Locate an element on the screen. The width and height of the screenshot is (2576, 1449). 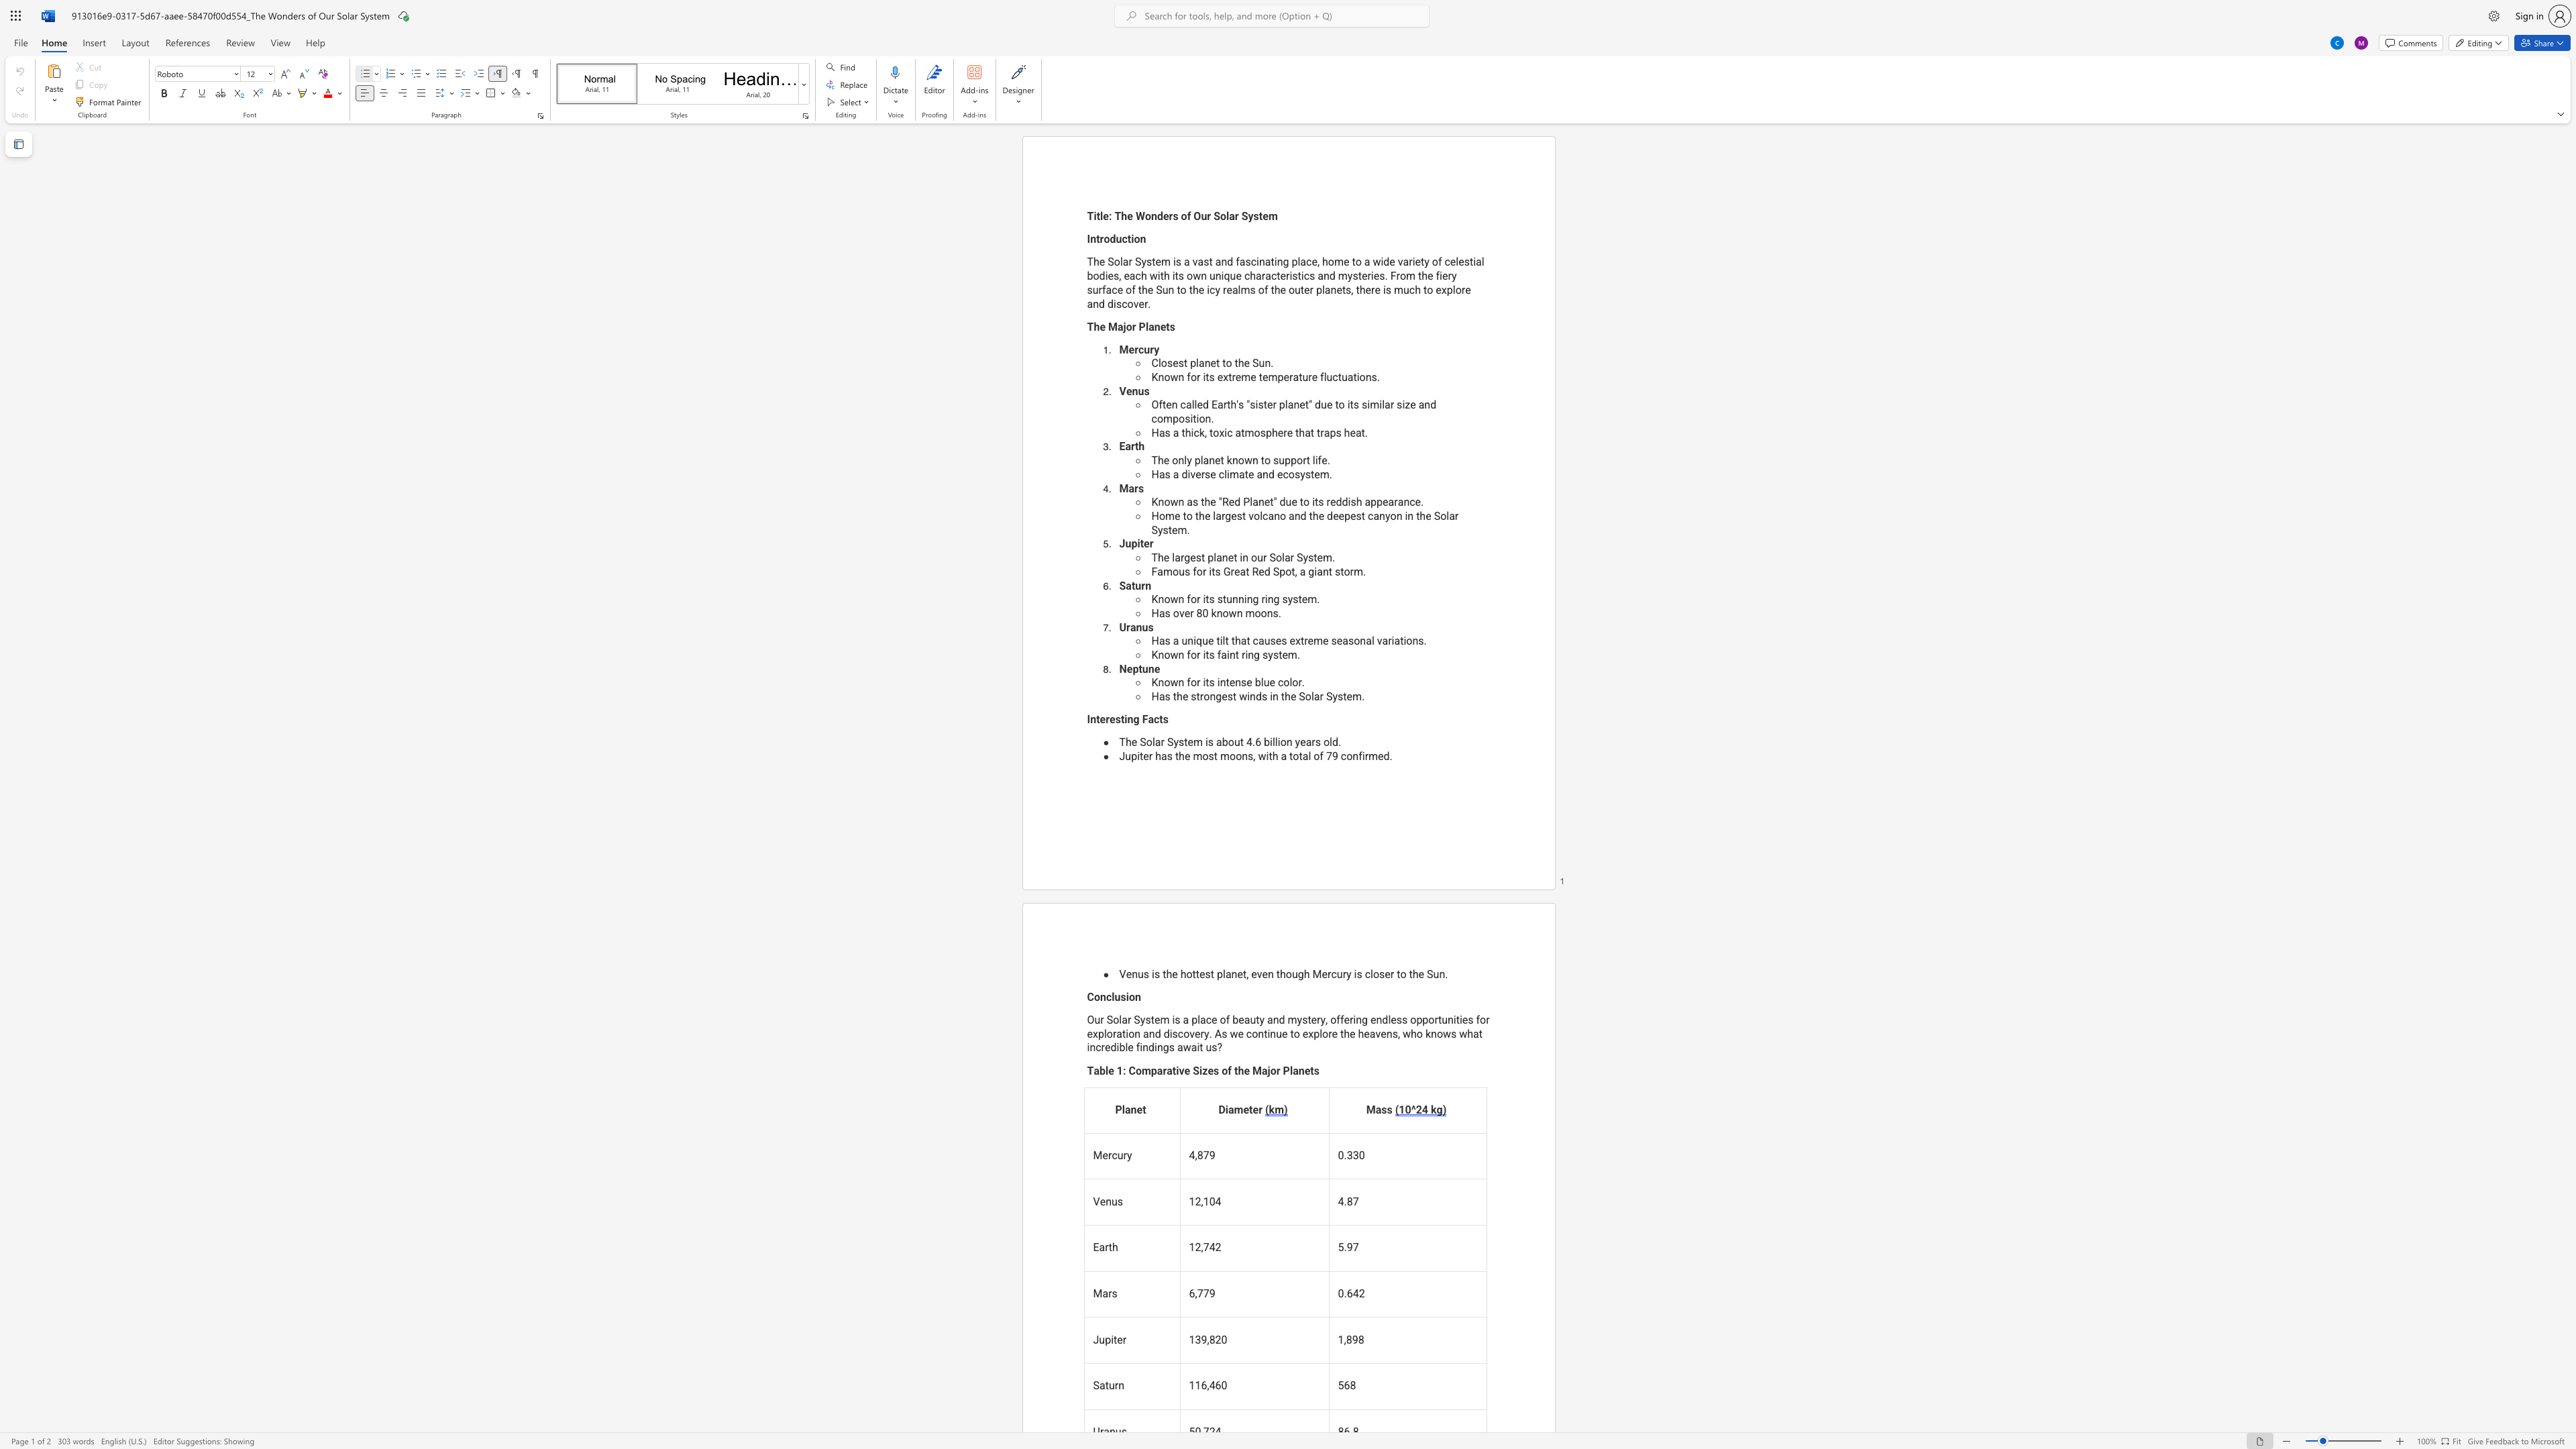
the 2th character "c" in the text is located at coordinates (1153, 418).